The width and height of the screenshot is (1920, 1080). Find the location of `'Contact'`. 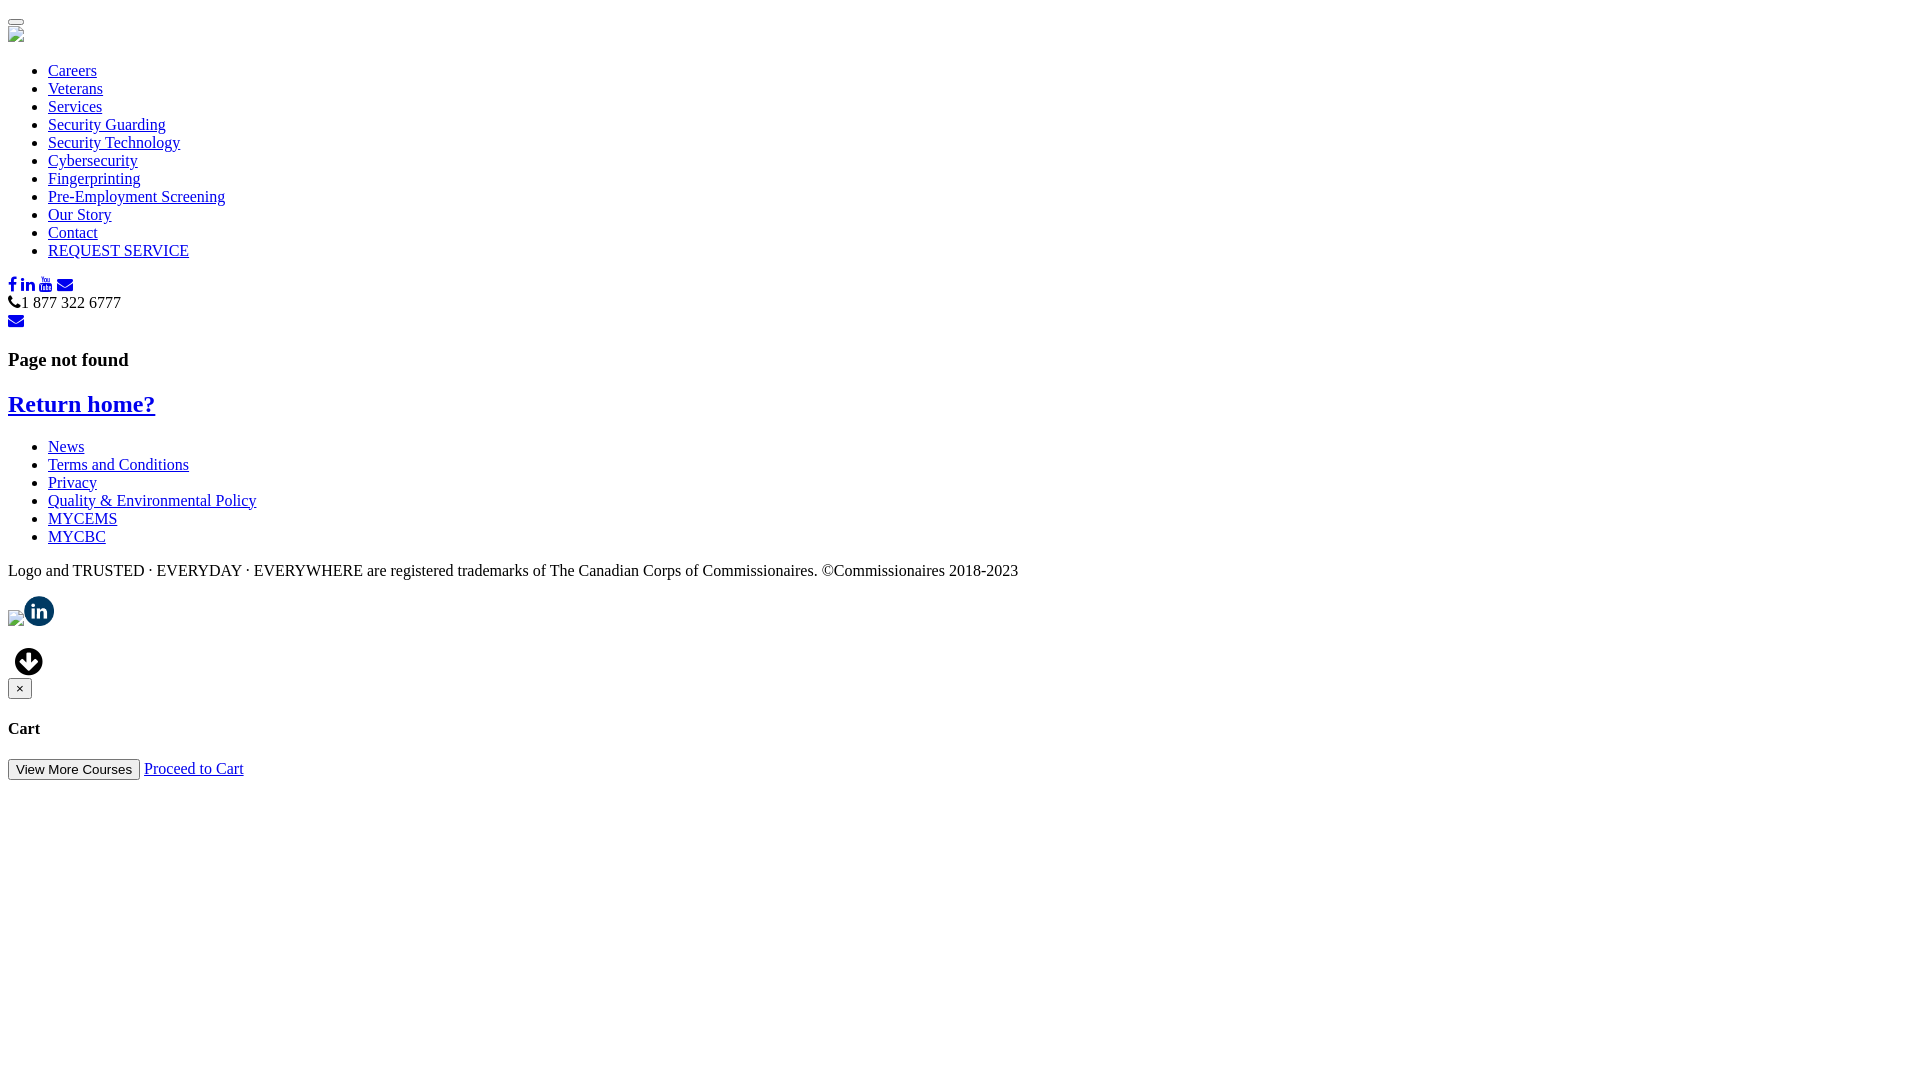

'Contact' is located at coordinates (72, 231).